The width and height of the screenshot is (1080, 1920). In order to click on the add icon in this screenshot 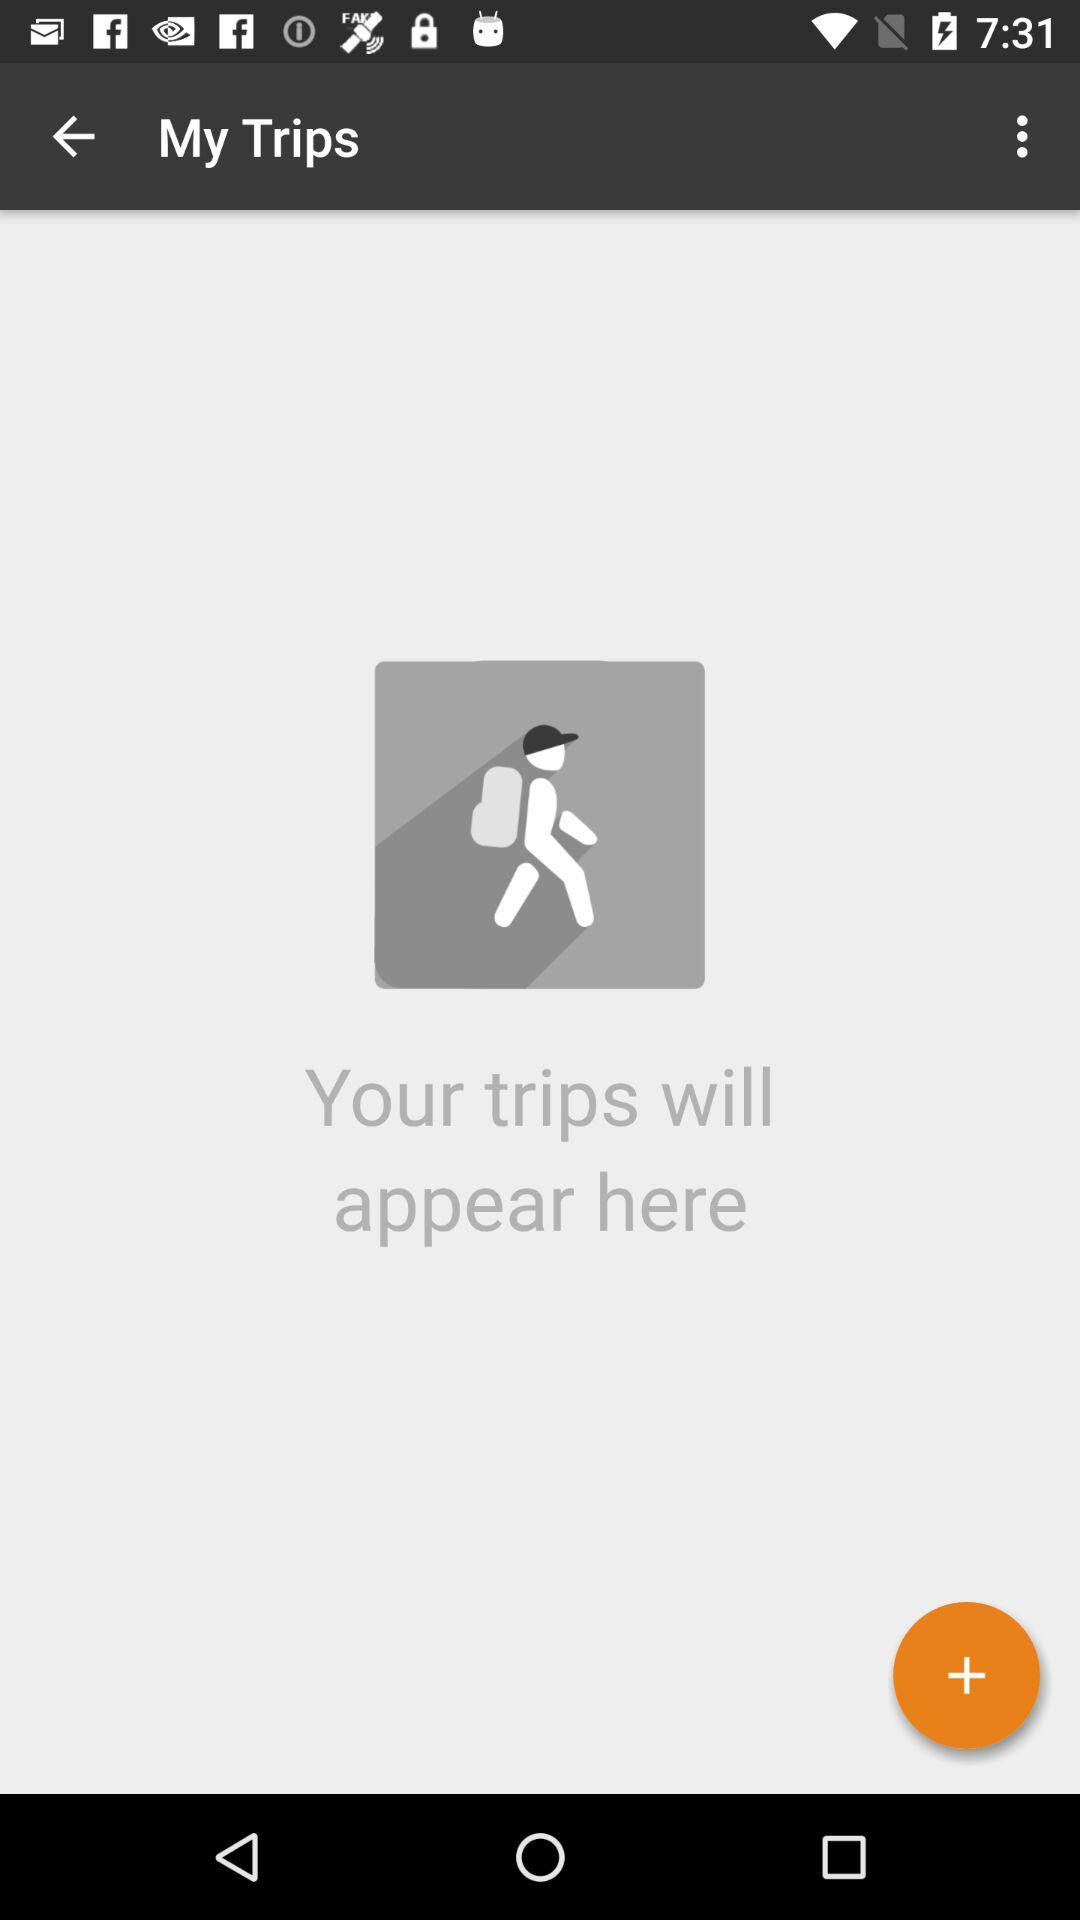, I will do `click(965, 1675)`.